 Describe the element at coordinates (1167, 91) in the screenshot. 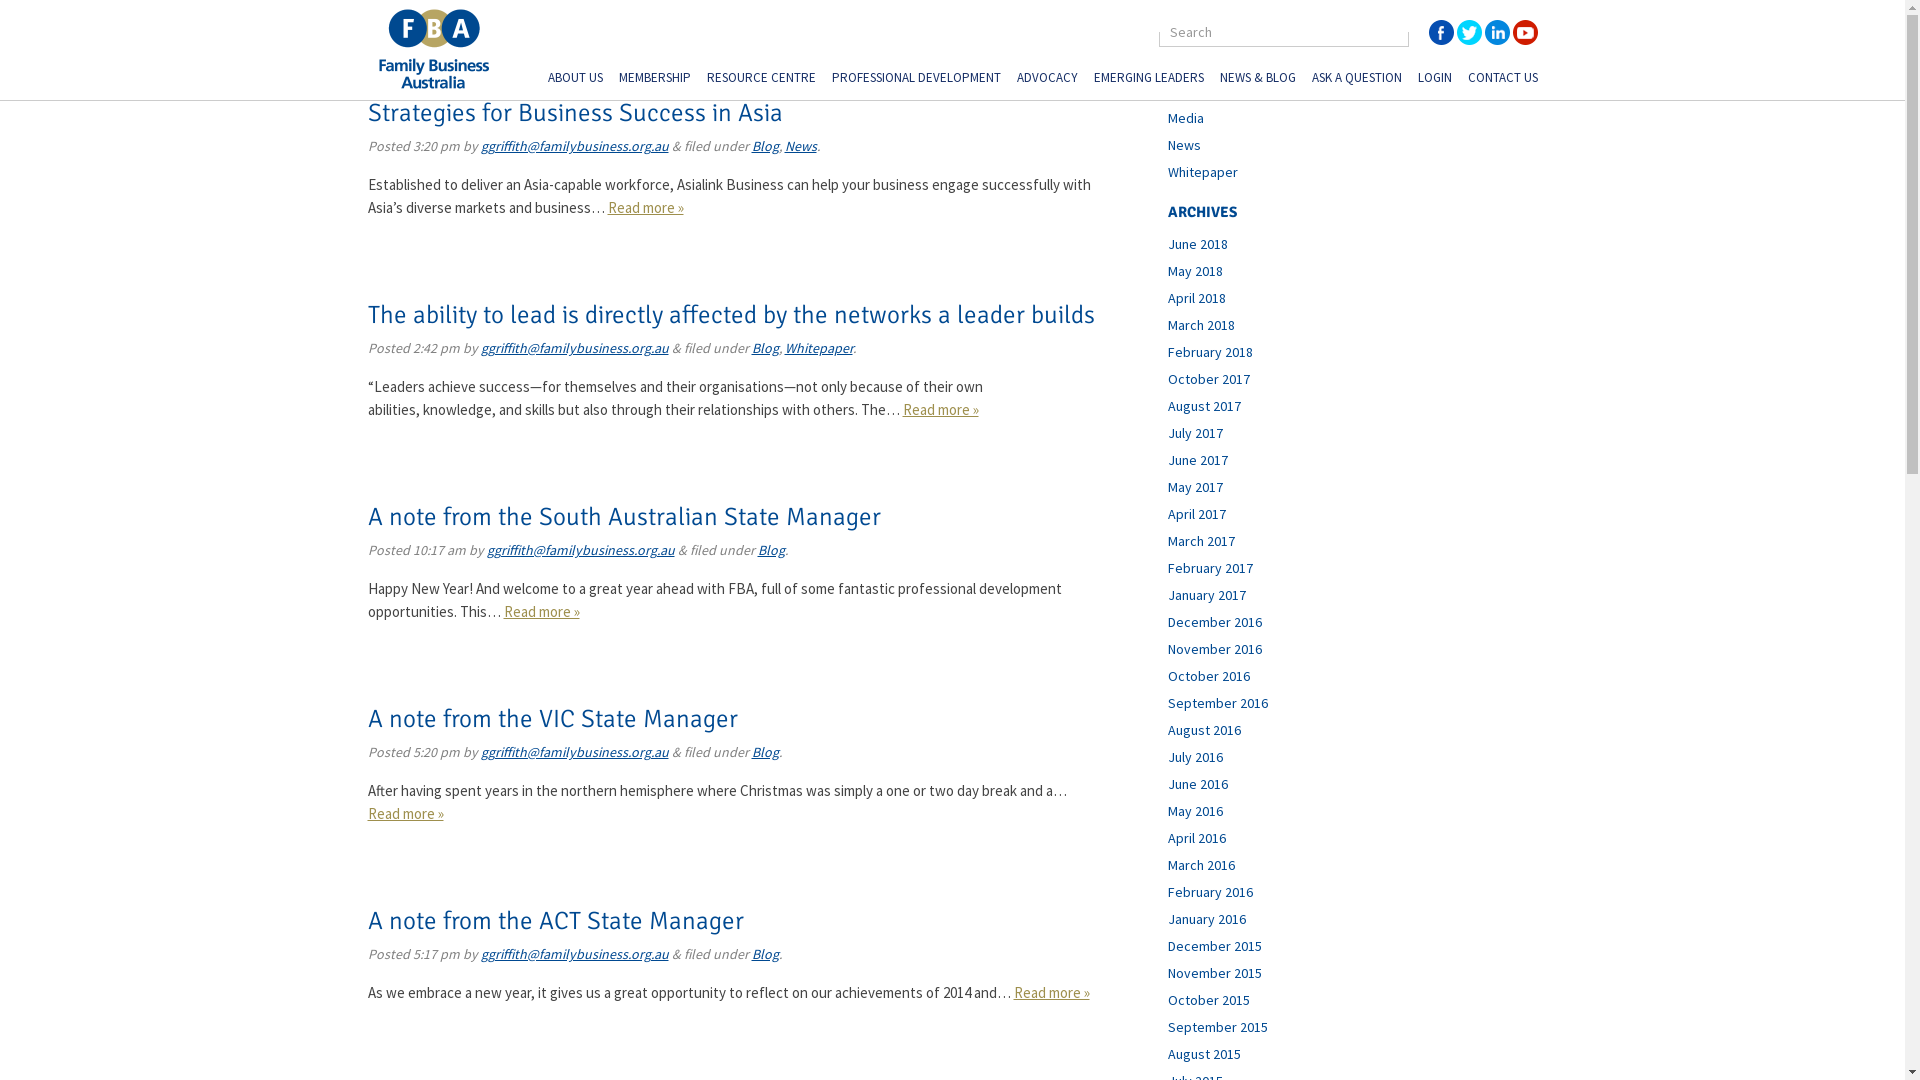

I see `'Case Study'` at that location.